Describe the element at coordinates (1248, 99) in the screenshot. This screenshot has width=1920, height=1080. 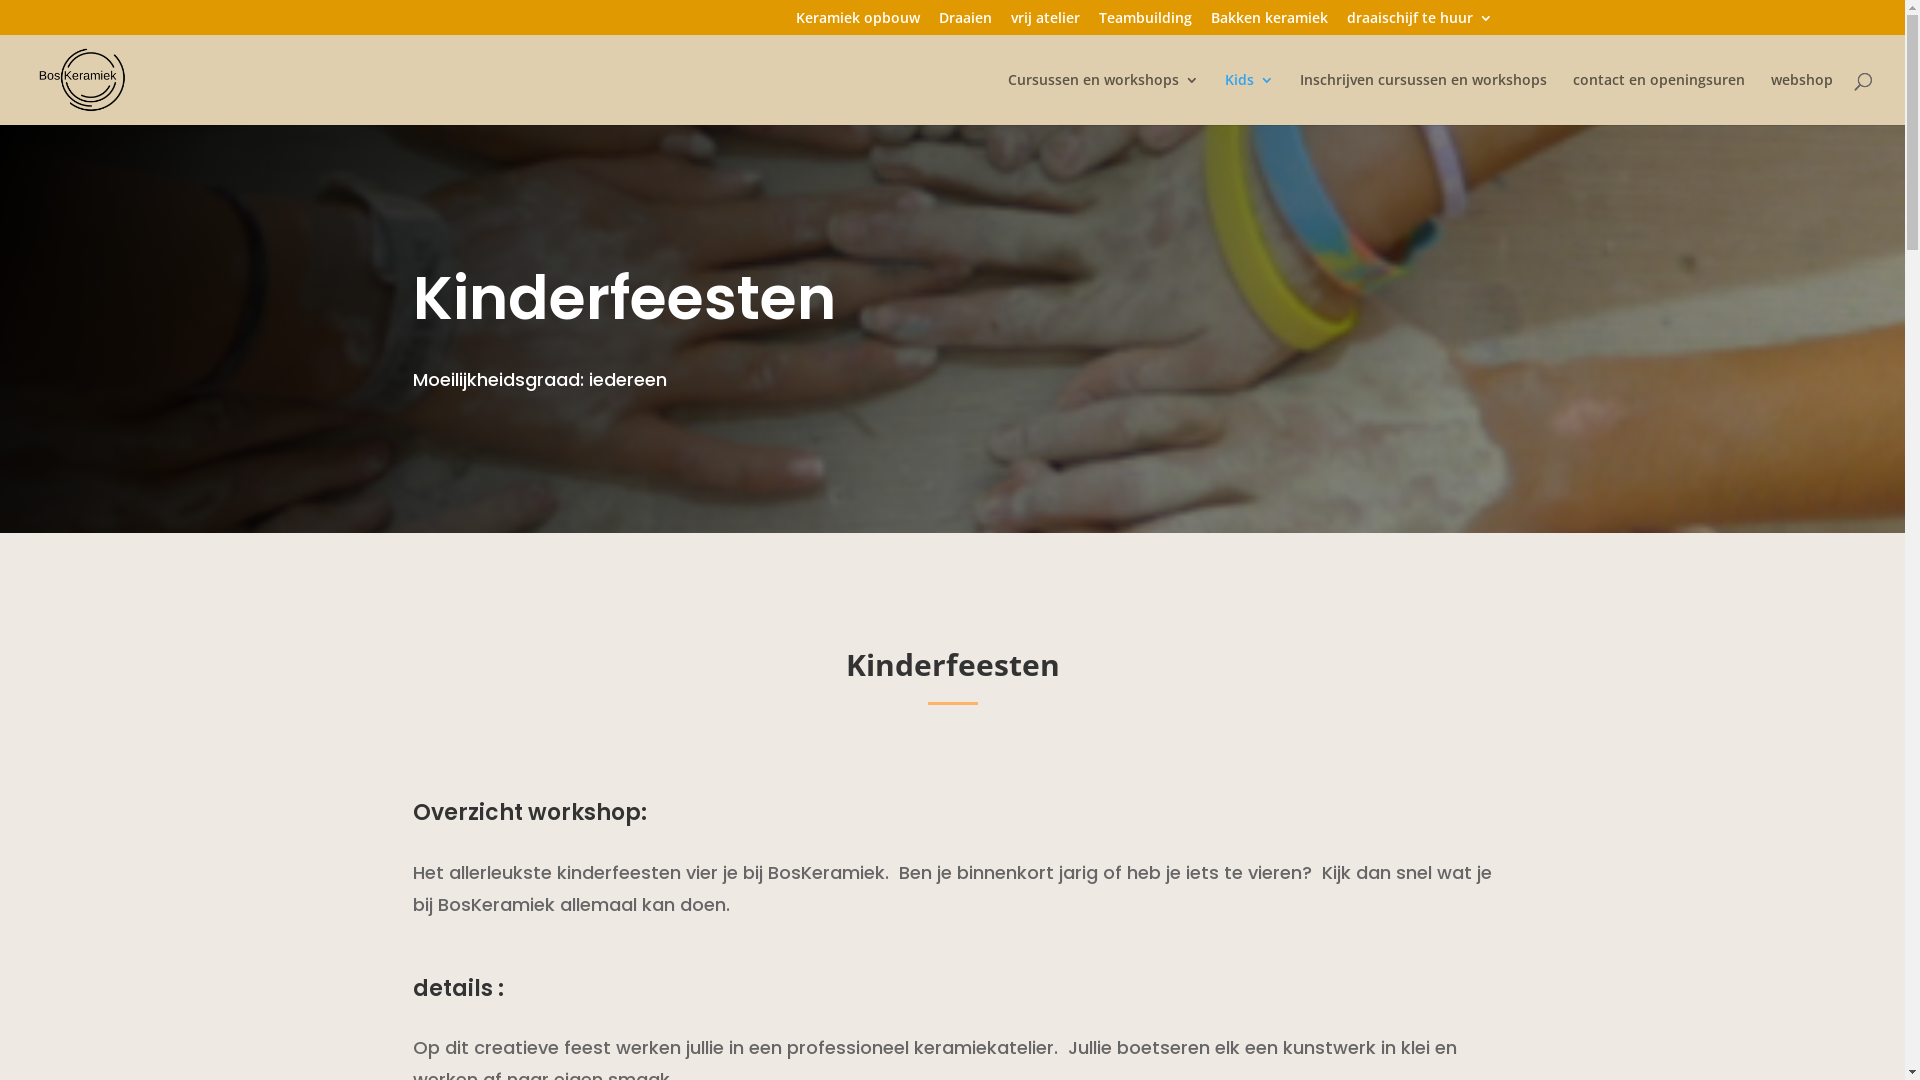
I see `'Kids'` at that location.